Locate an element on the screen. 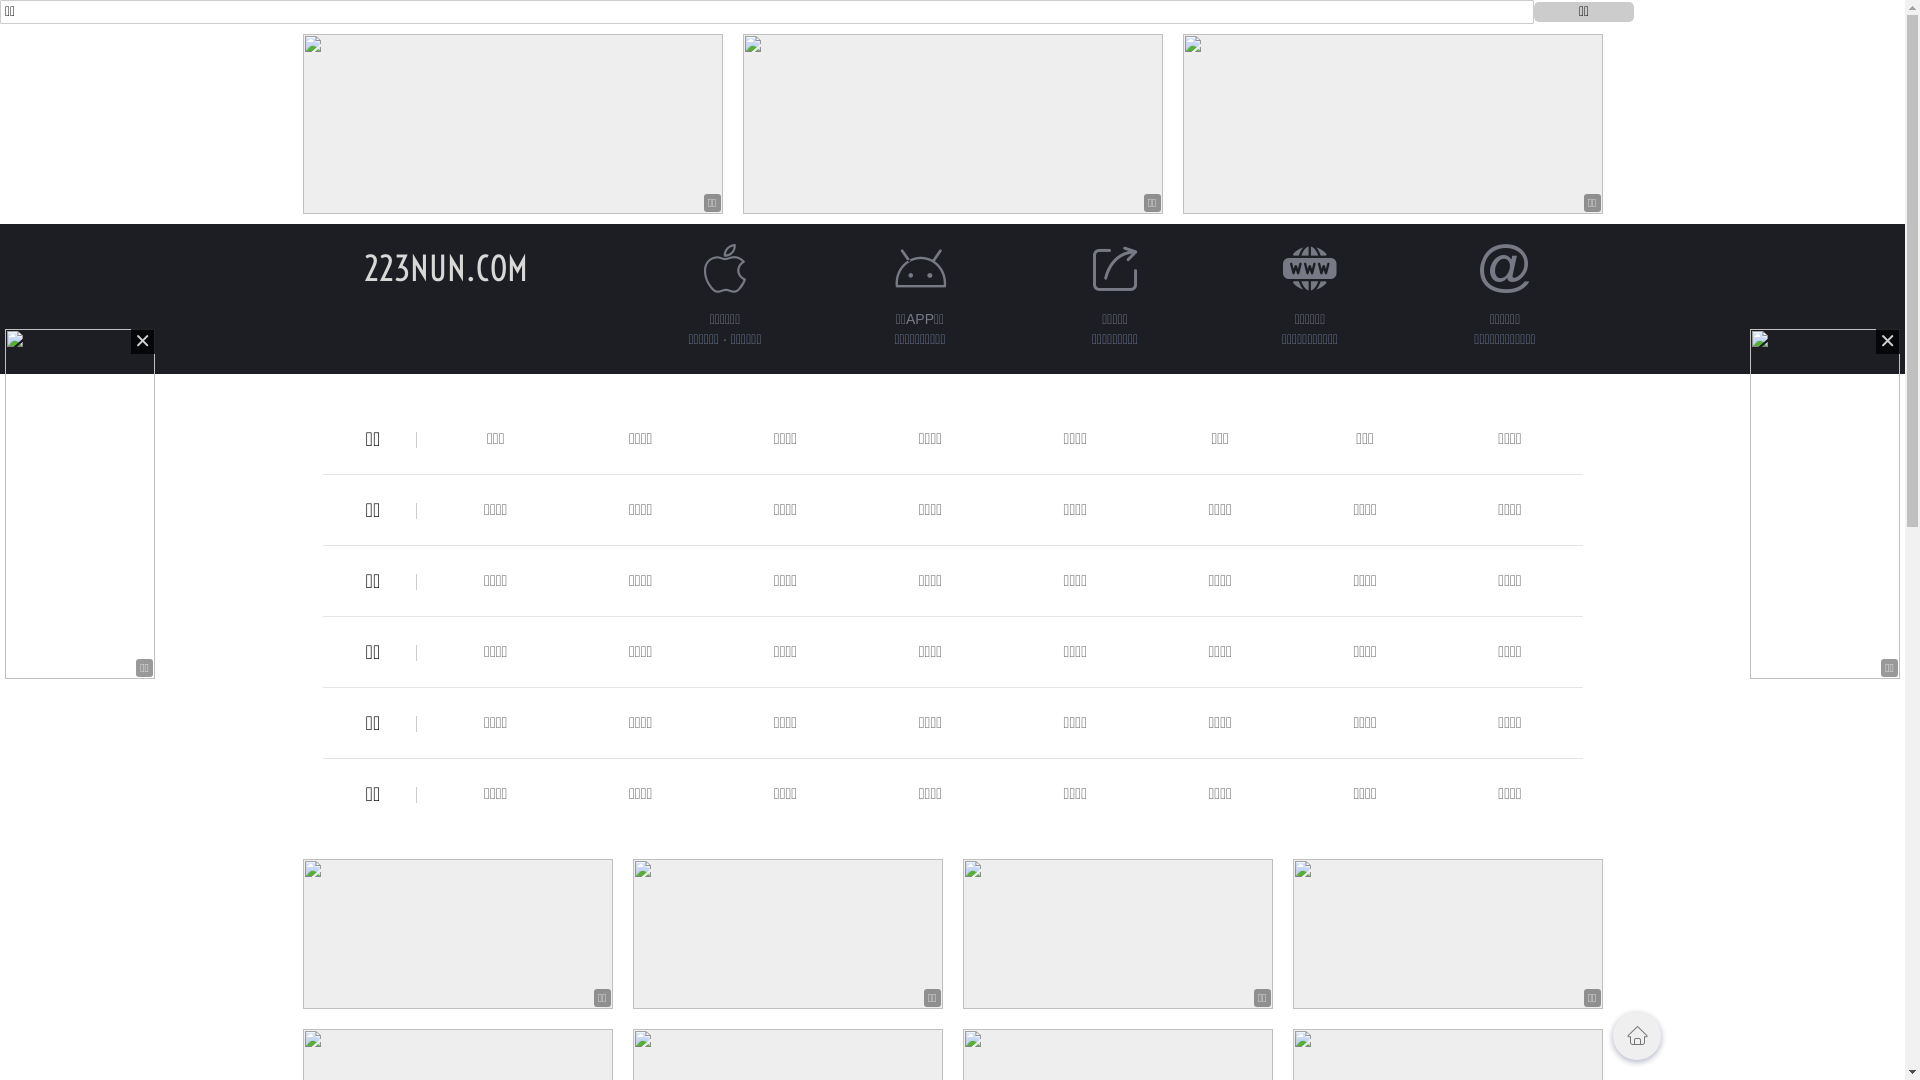 Image resolution: width=1920 pixels, height=1080 pixels. '223NUN.COM' is located at coordinates (445, 267).